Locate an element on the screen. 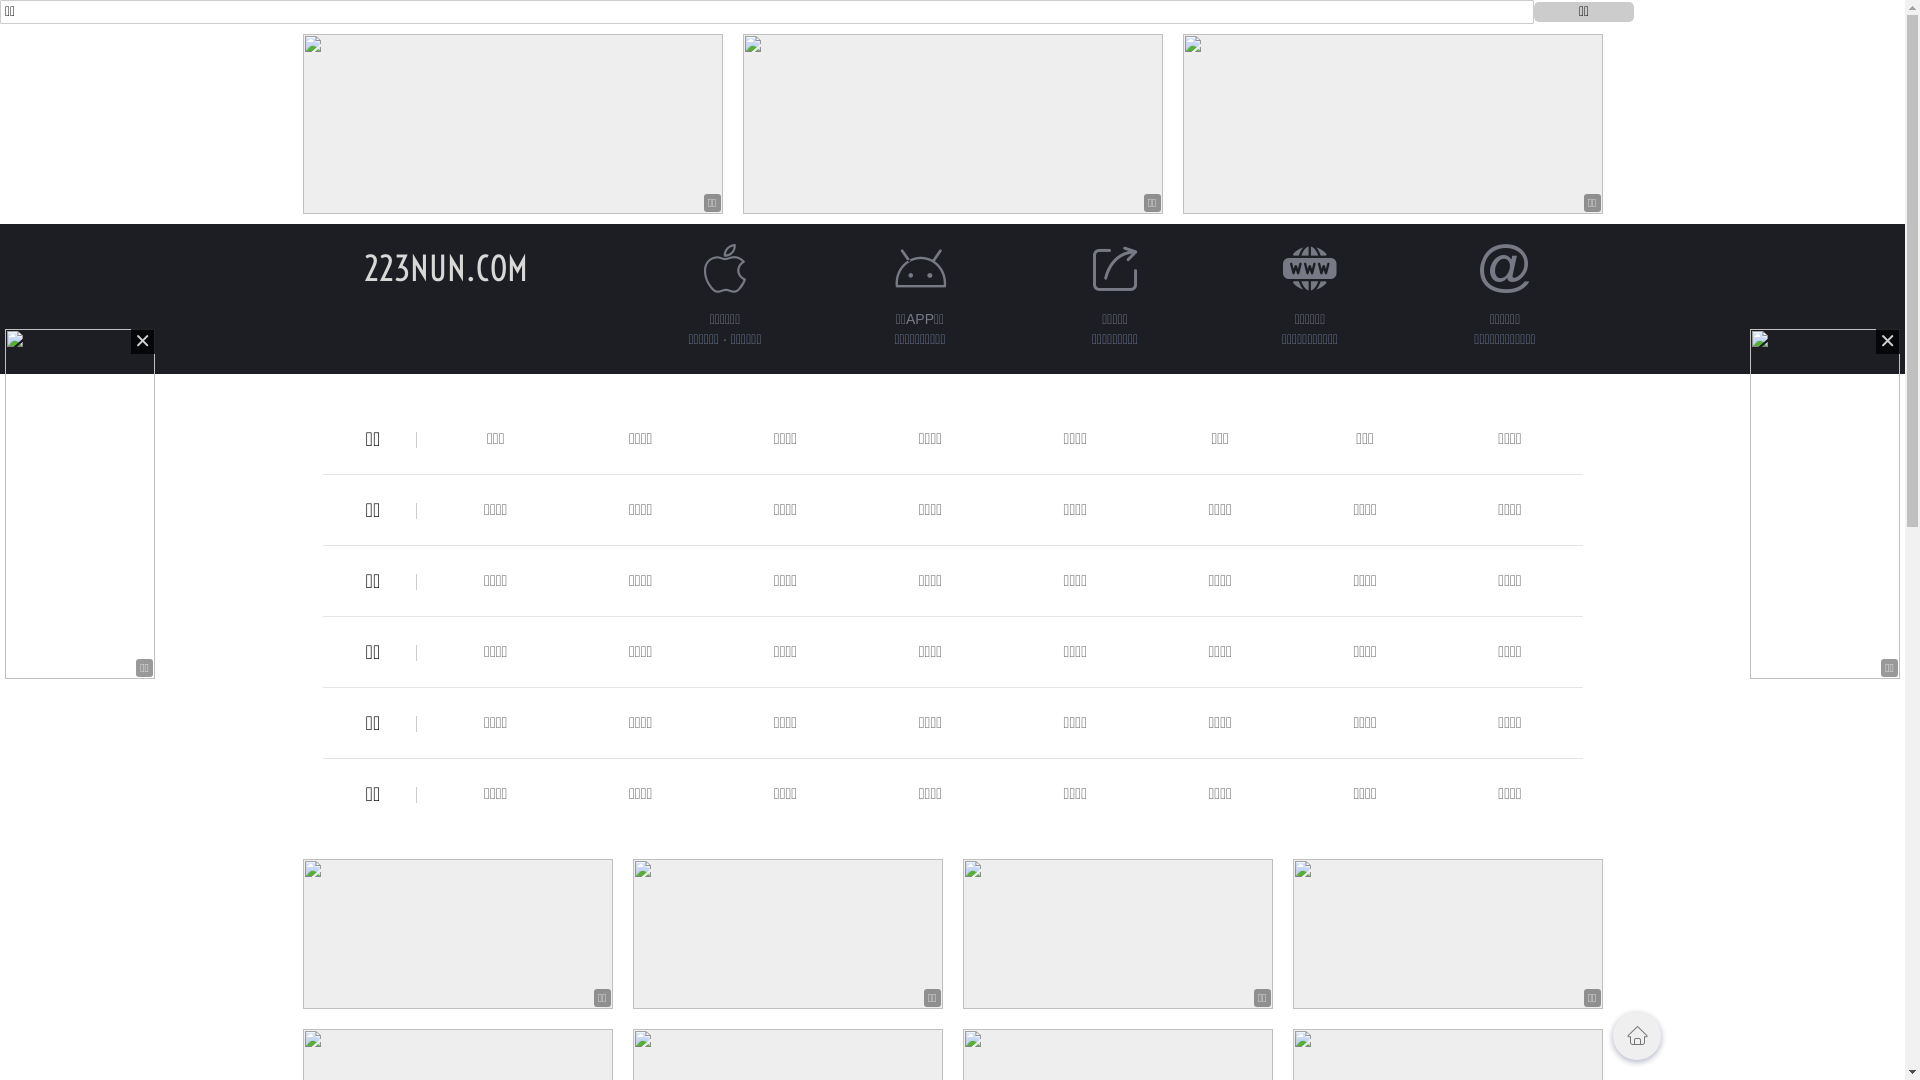 Image resolution: width=1920 pixels, height=1080 pixels. '223NUN.COM' is located at coordinates (445, 267).